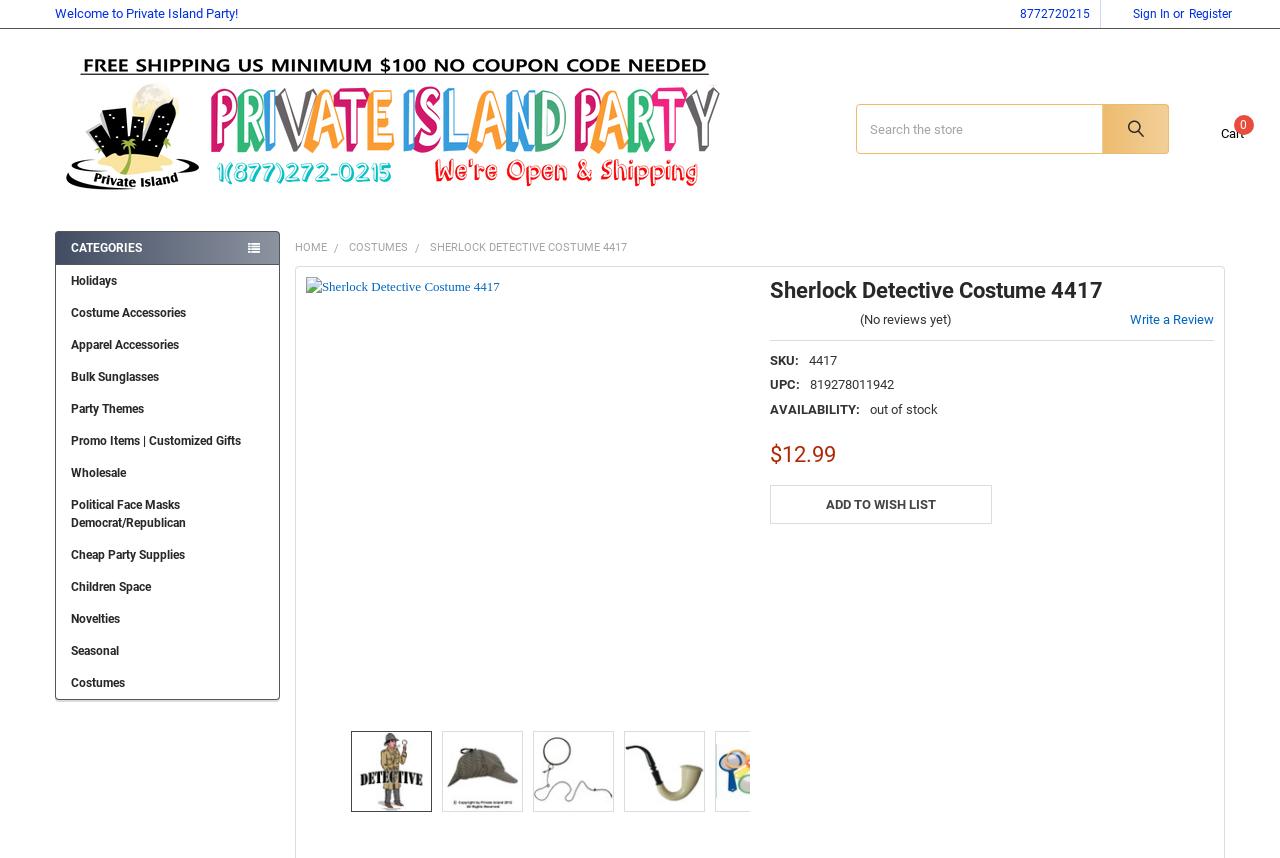 This screenshot has width=1280, height=858. What do you see at coordinates (377, 260) in the screenshot?
I see `'Costumes'` at bounding box center [377, 260].